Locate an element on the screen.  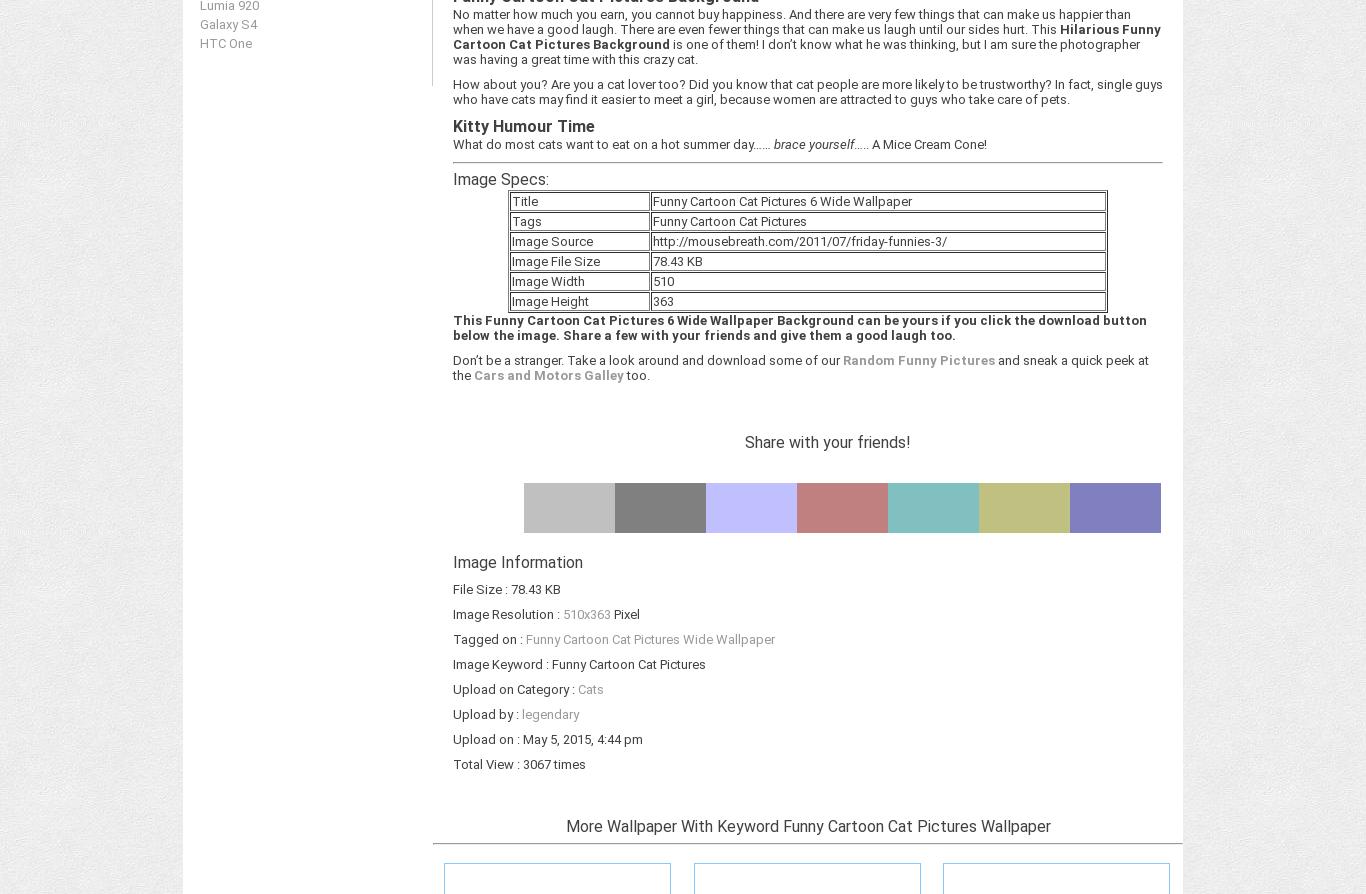
'Title' is located at coordinates (511, 201).